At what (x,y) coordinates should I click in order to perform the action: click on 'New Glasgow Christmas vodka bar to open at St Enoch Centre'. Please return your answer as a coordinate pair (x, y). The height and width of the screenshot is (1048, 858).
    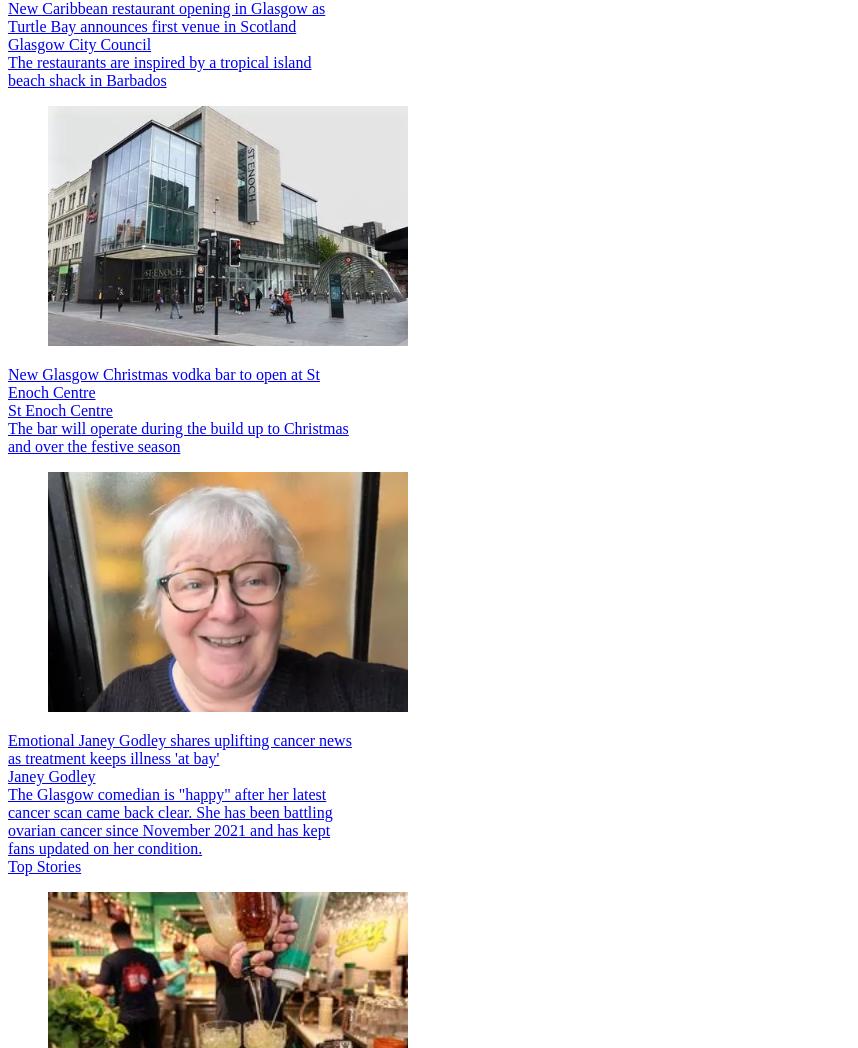
    Looking at the image, I should click on (162, 382).